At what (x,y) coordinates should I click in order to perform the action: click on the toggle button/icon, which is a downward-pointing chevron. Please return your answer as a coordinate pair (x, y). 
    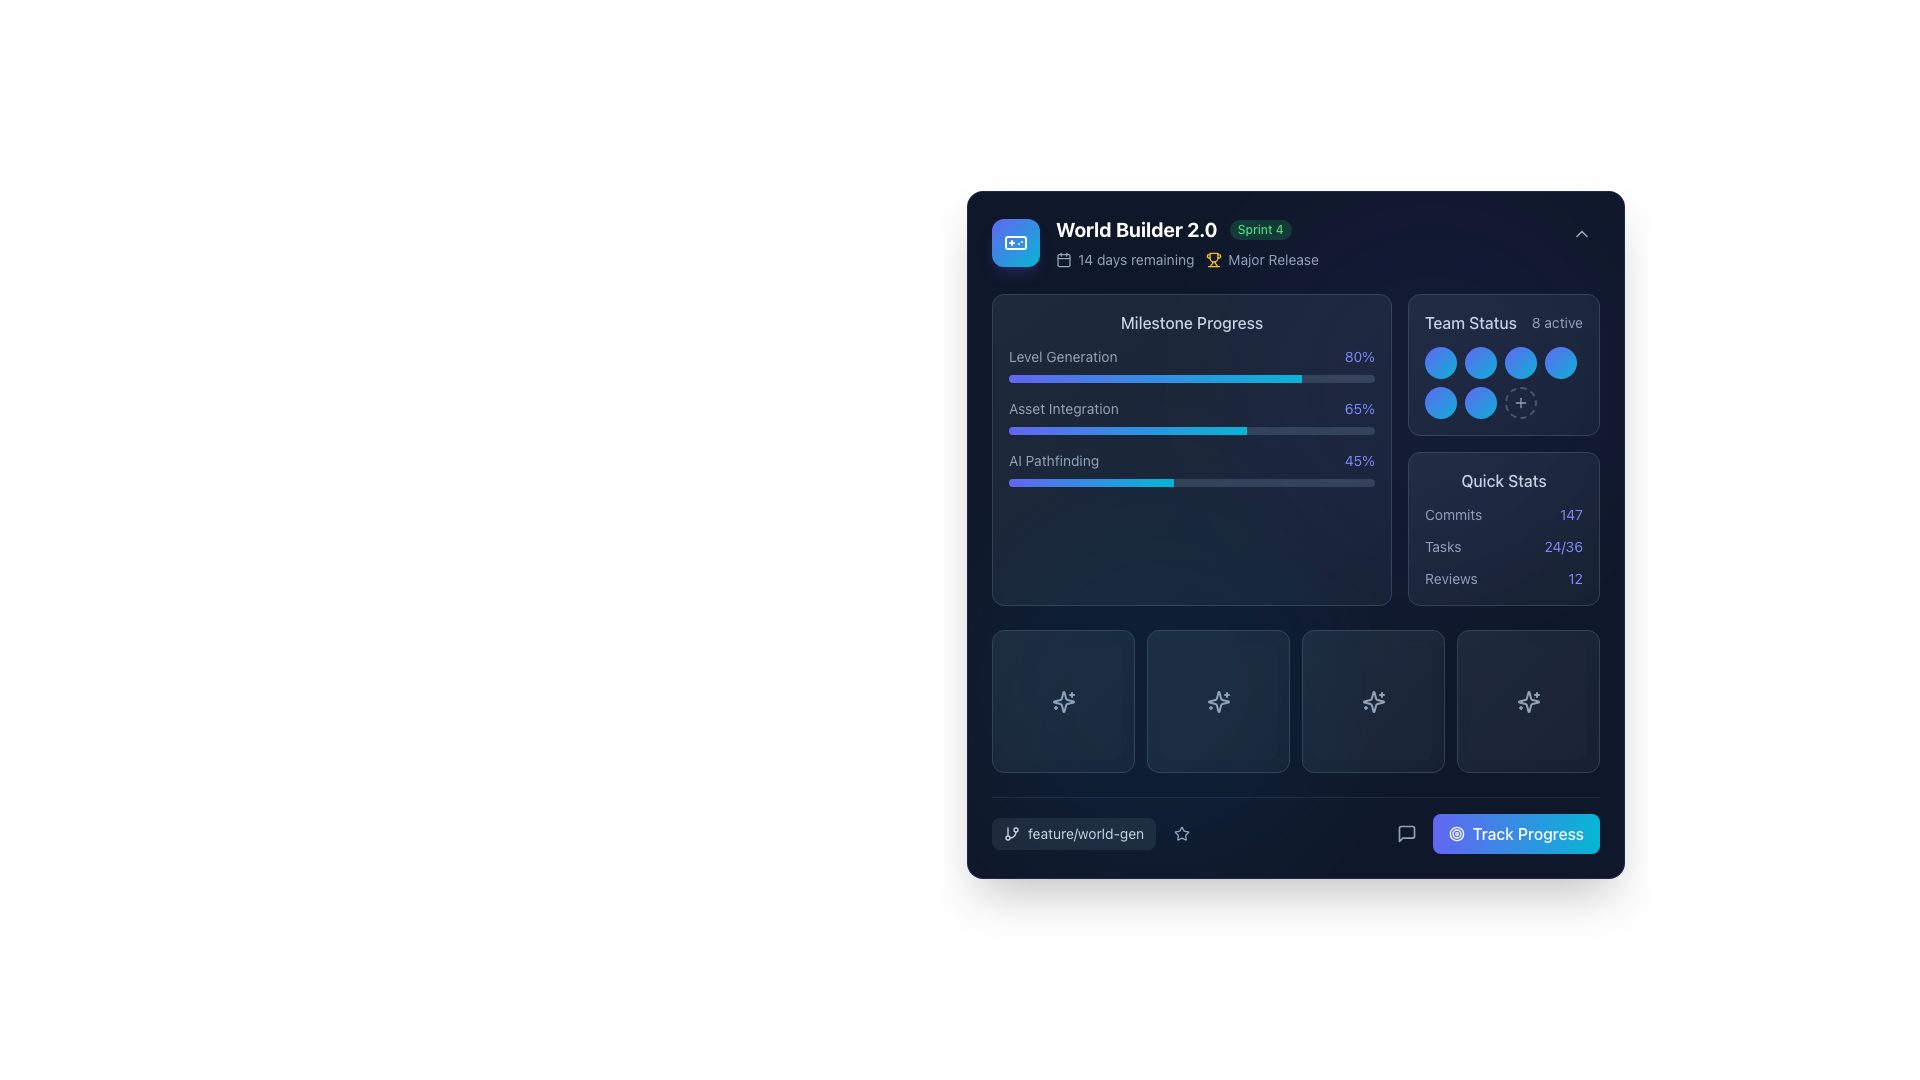
    Looking at the image, I should click on (1581, 233).